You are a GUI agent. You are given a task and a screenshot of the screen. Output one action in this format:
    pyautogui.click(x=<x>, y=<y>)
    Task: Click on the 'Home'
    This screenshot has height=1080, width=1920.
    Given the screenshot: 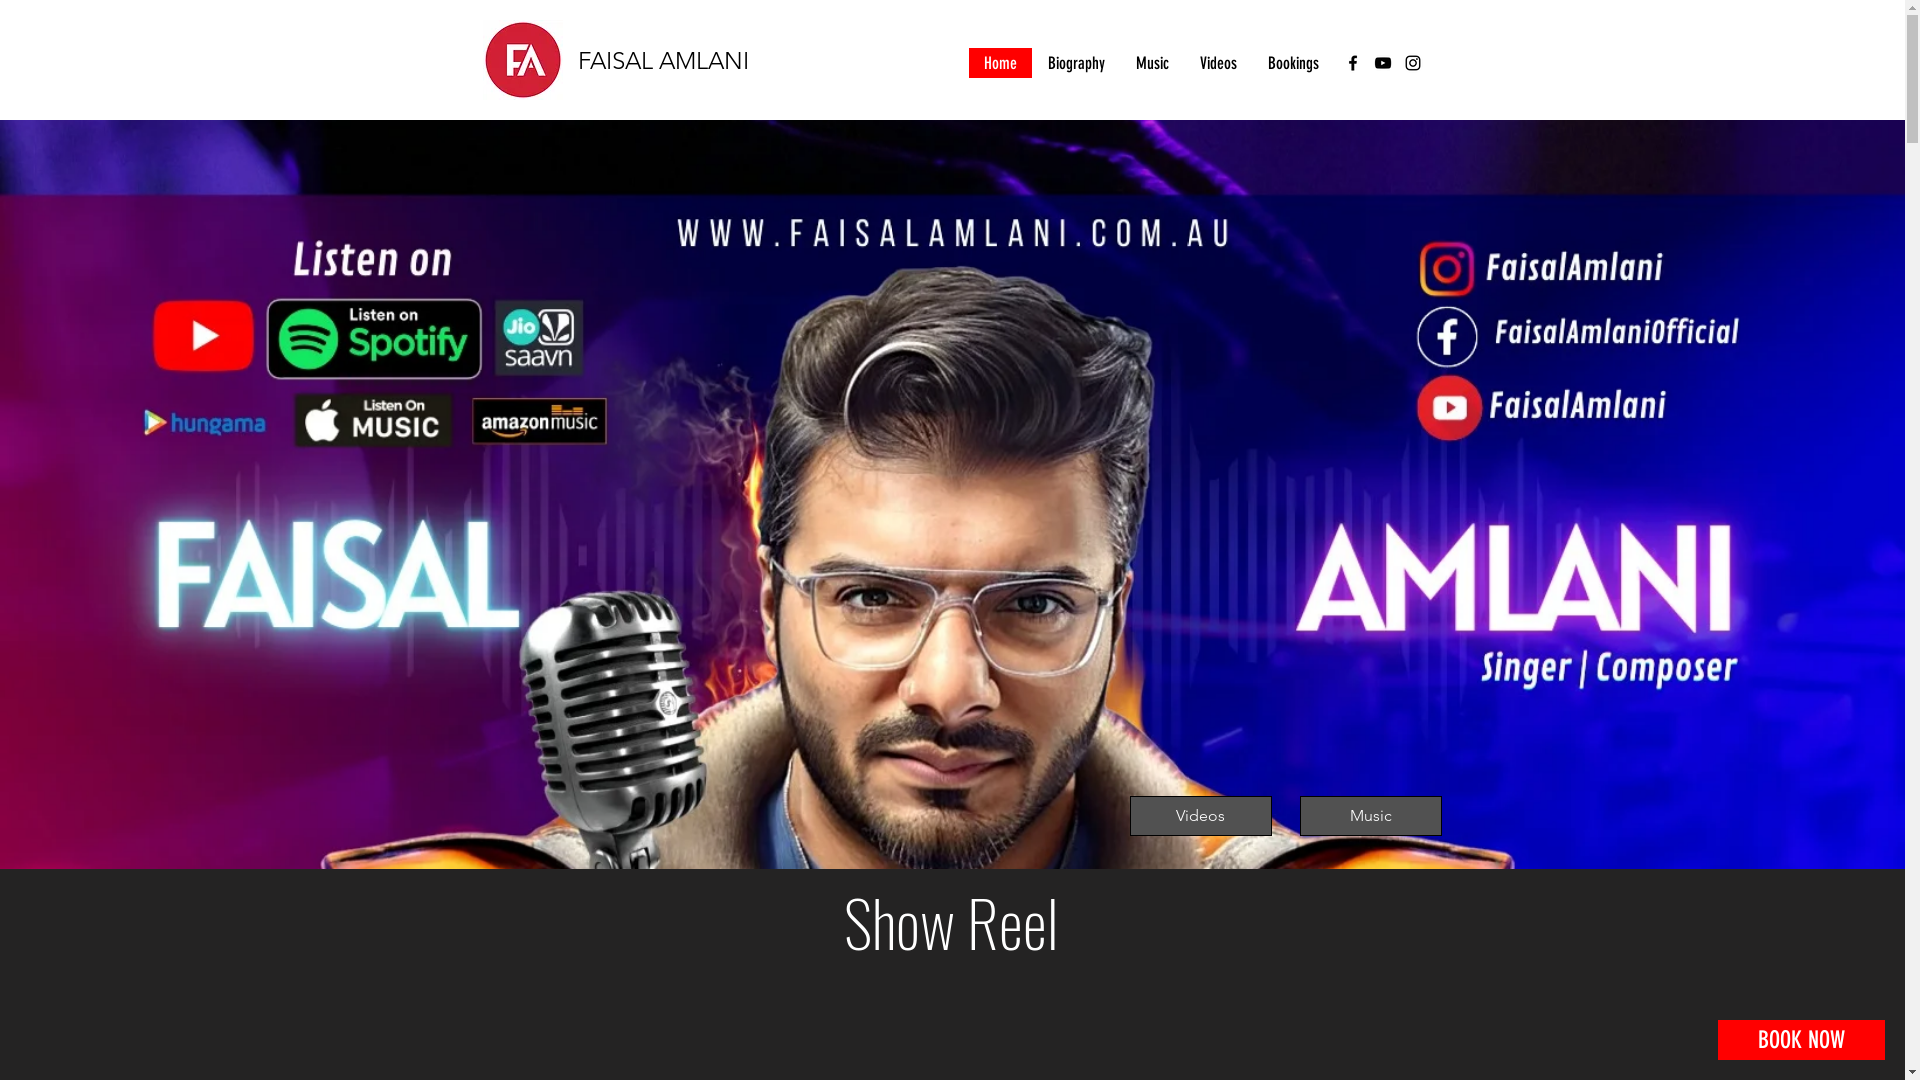 What is the action you would take?
    pyautogui.click(x=999, y=61)
    